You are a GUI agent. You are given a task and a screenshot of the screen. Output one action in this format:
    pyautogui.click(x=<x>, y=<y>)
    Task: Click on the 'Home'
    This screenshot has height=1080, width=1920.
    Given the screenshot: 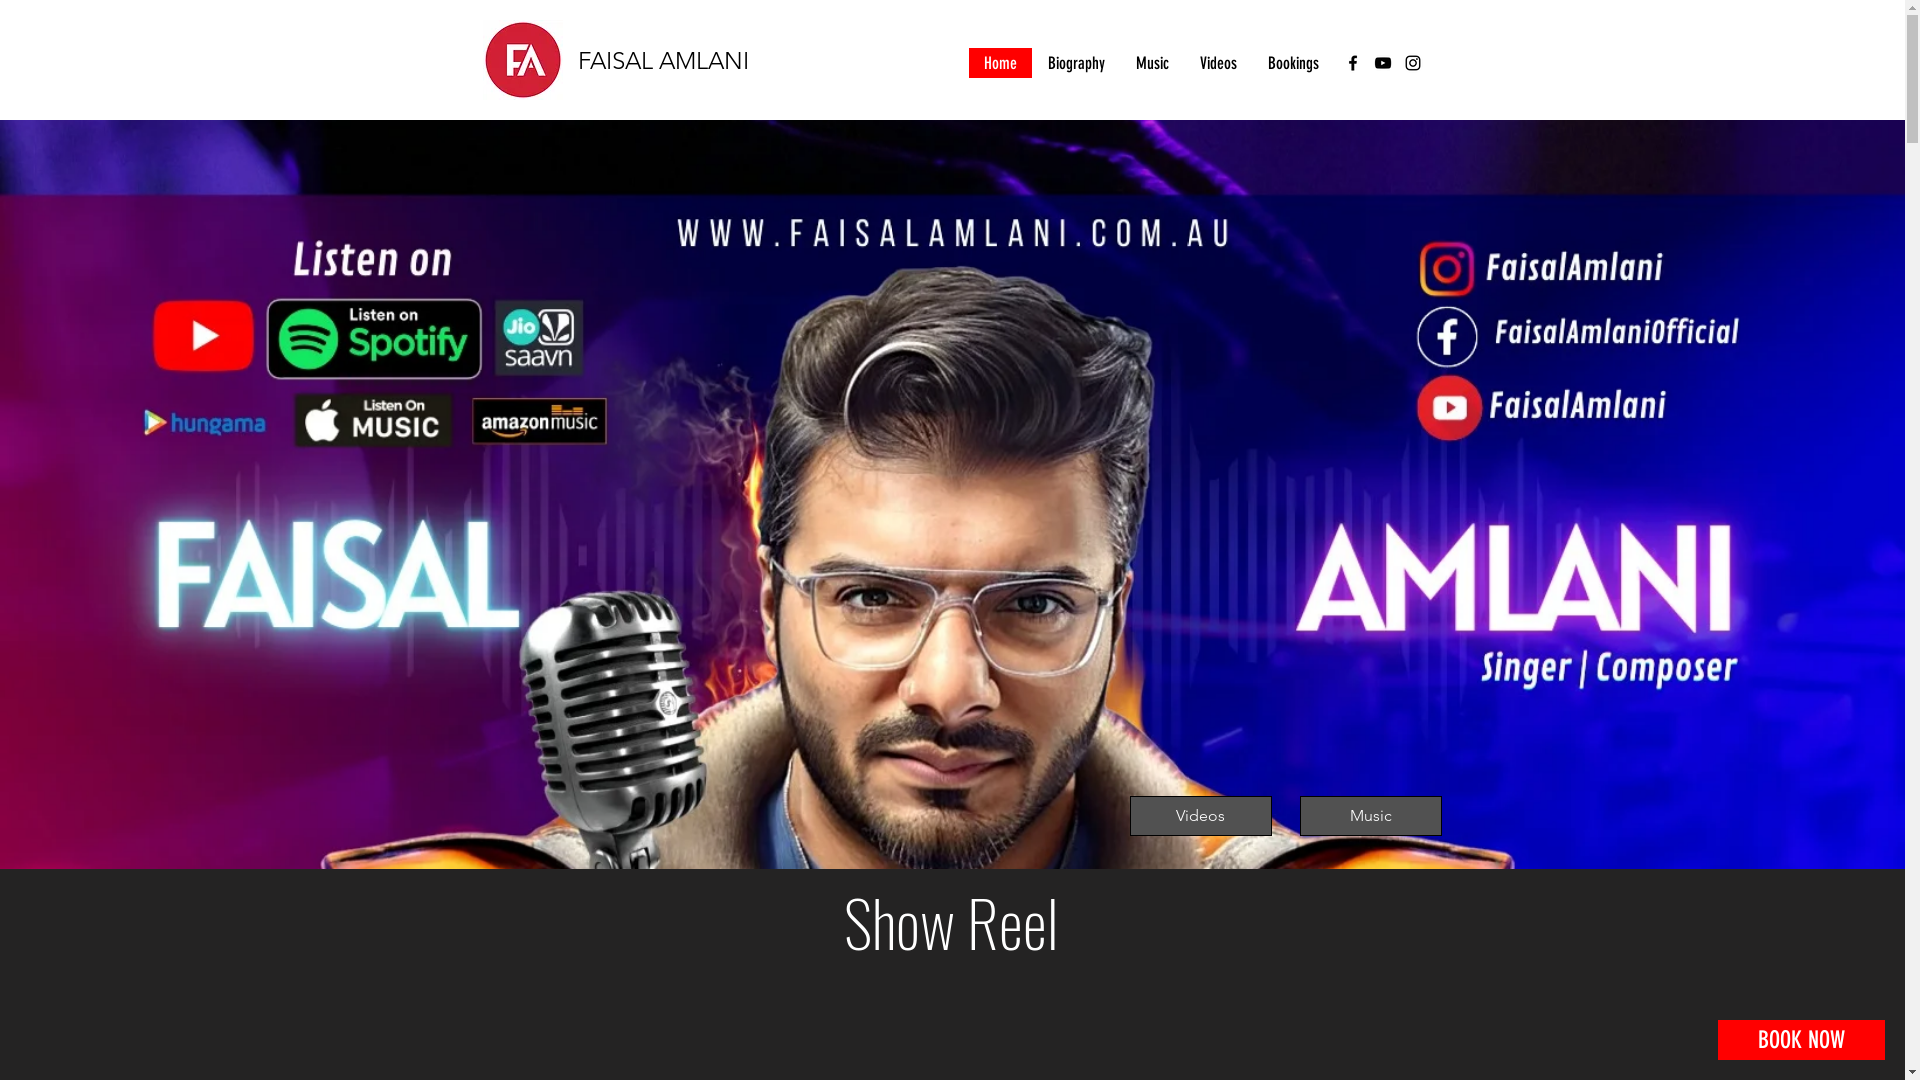 What is the action you would take?
    pyautogui.click(x=999, y=61)
    